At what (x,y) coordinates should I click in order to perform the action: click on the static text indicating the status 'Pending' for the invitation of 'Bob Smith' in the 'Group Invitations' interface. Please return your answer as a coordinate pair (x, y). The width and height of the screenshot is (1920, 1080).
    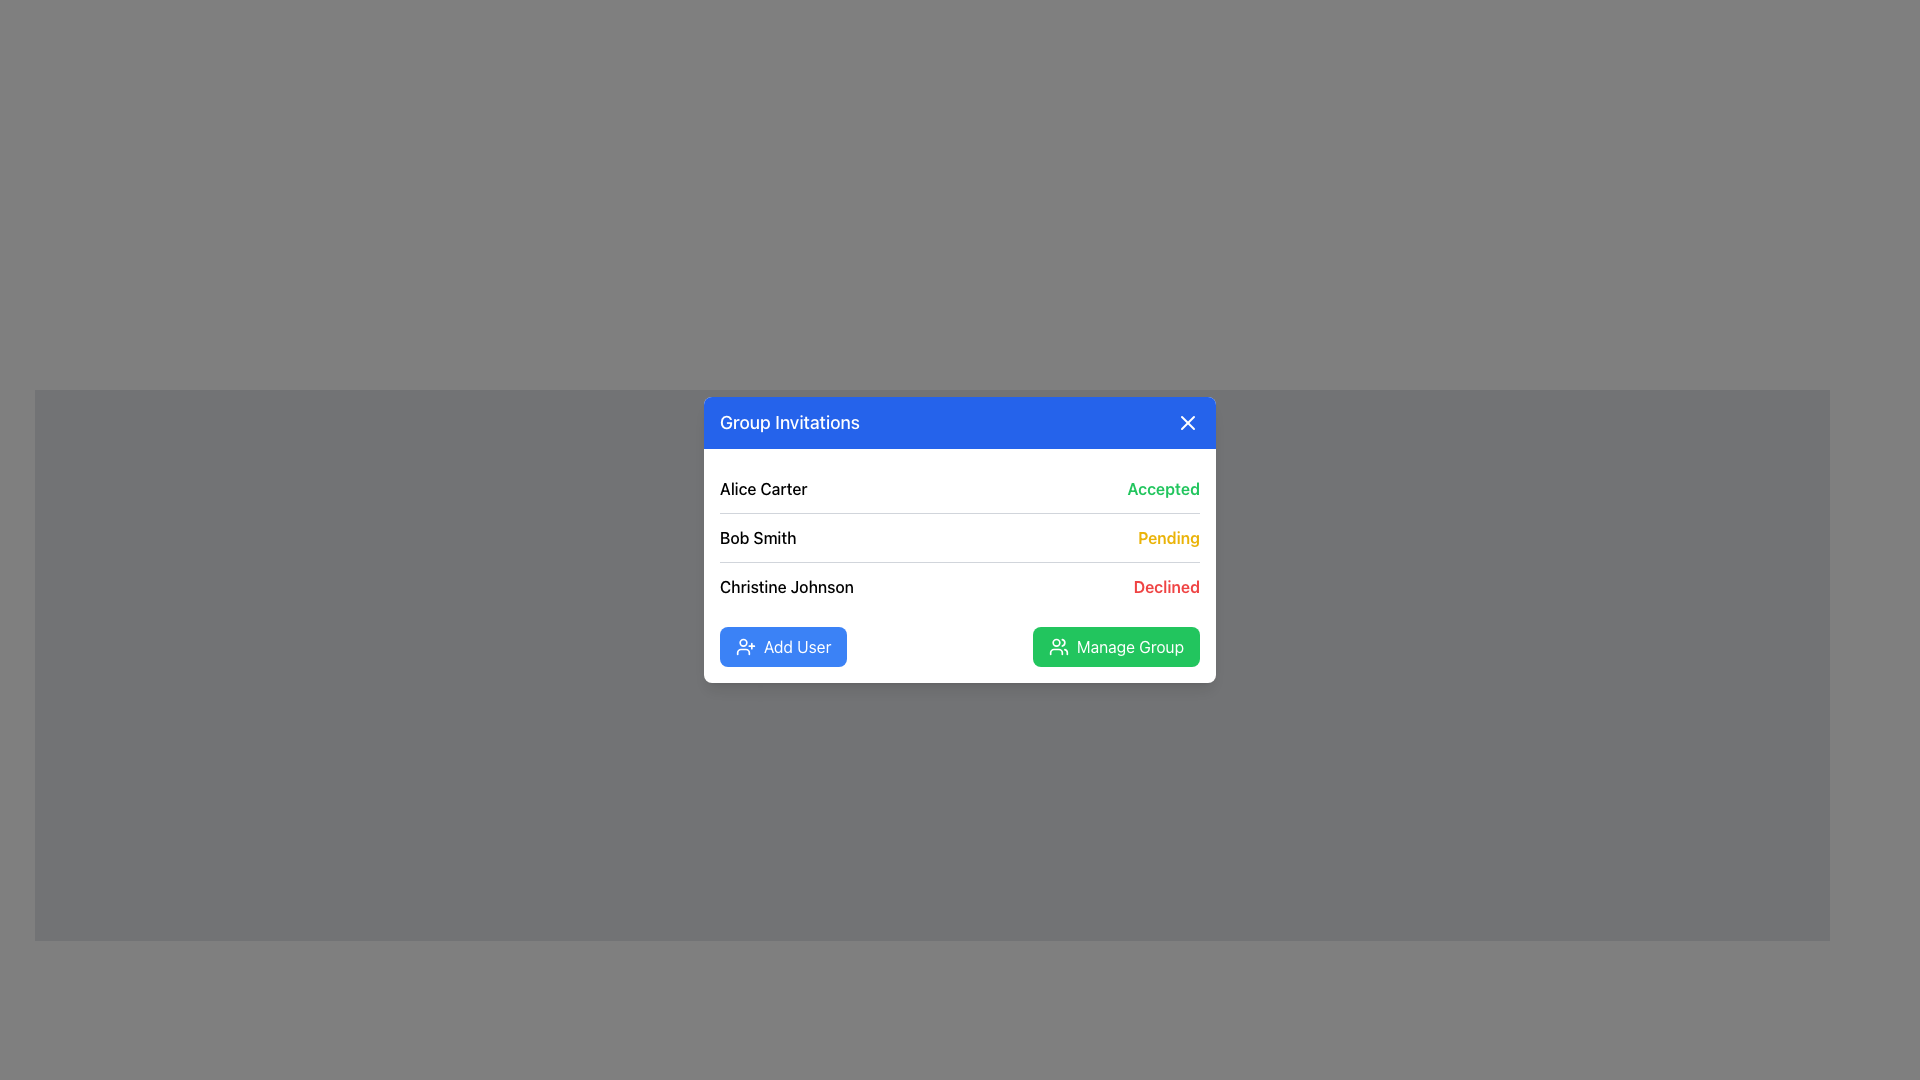
    Looking at the image, I should click on (1169, 536).